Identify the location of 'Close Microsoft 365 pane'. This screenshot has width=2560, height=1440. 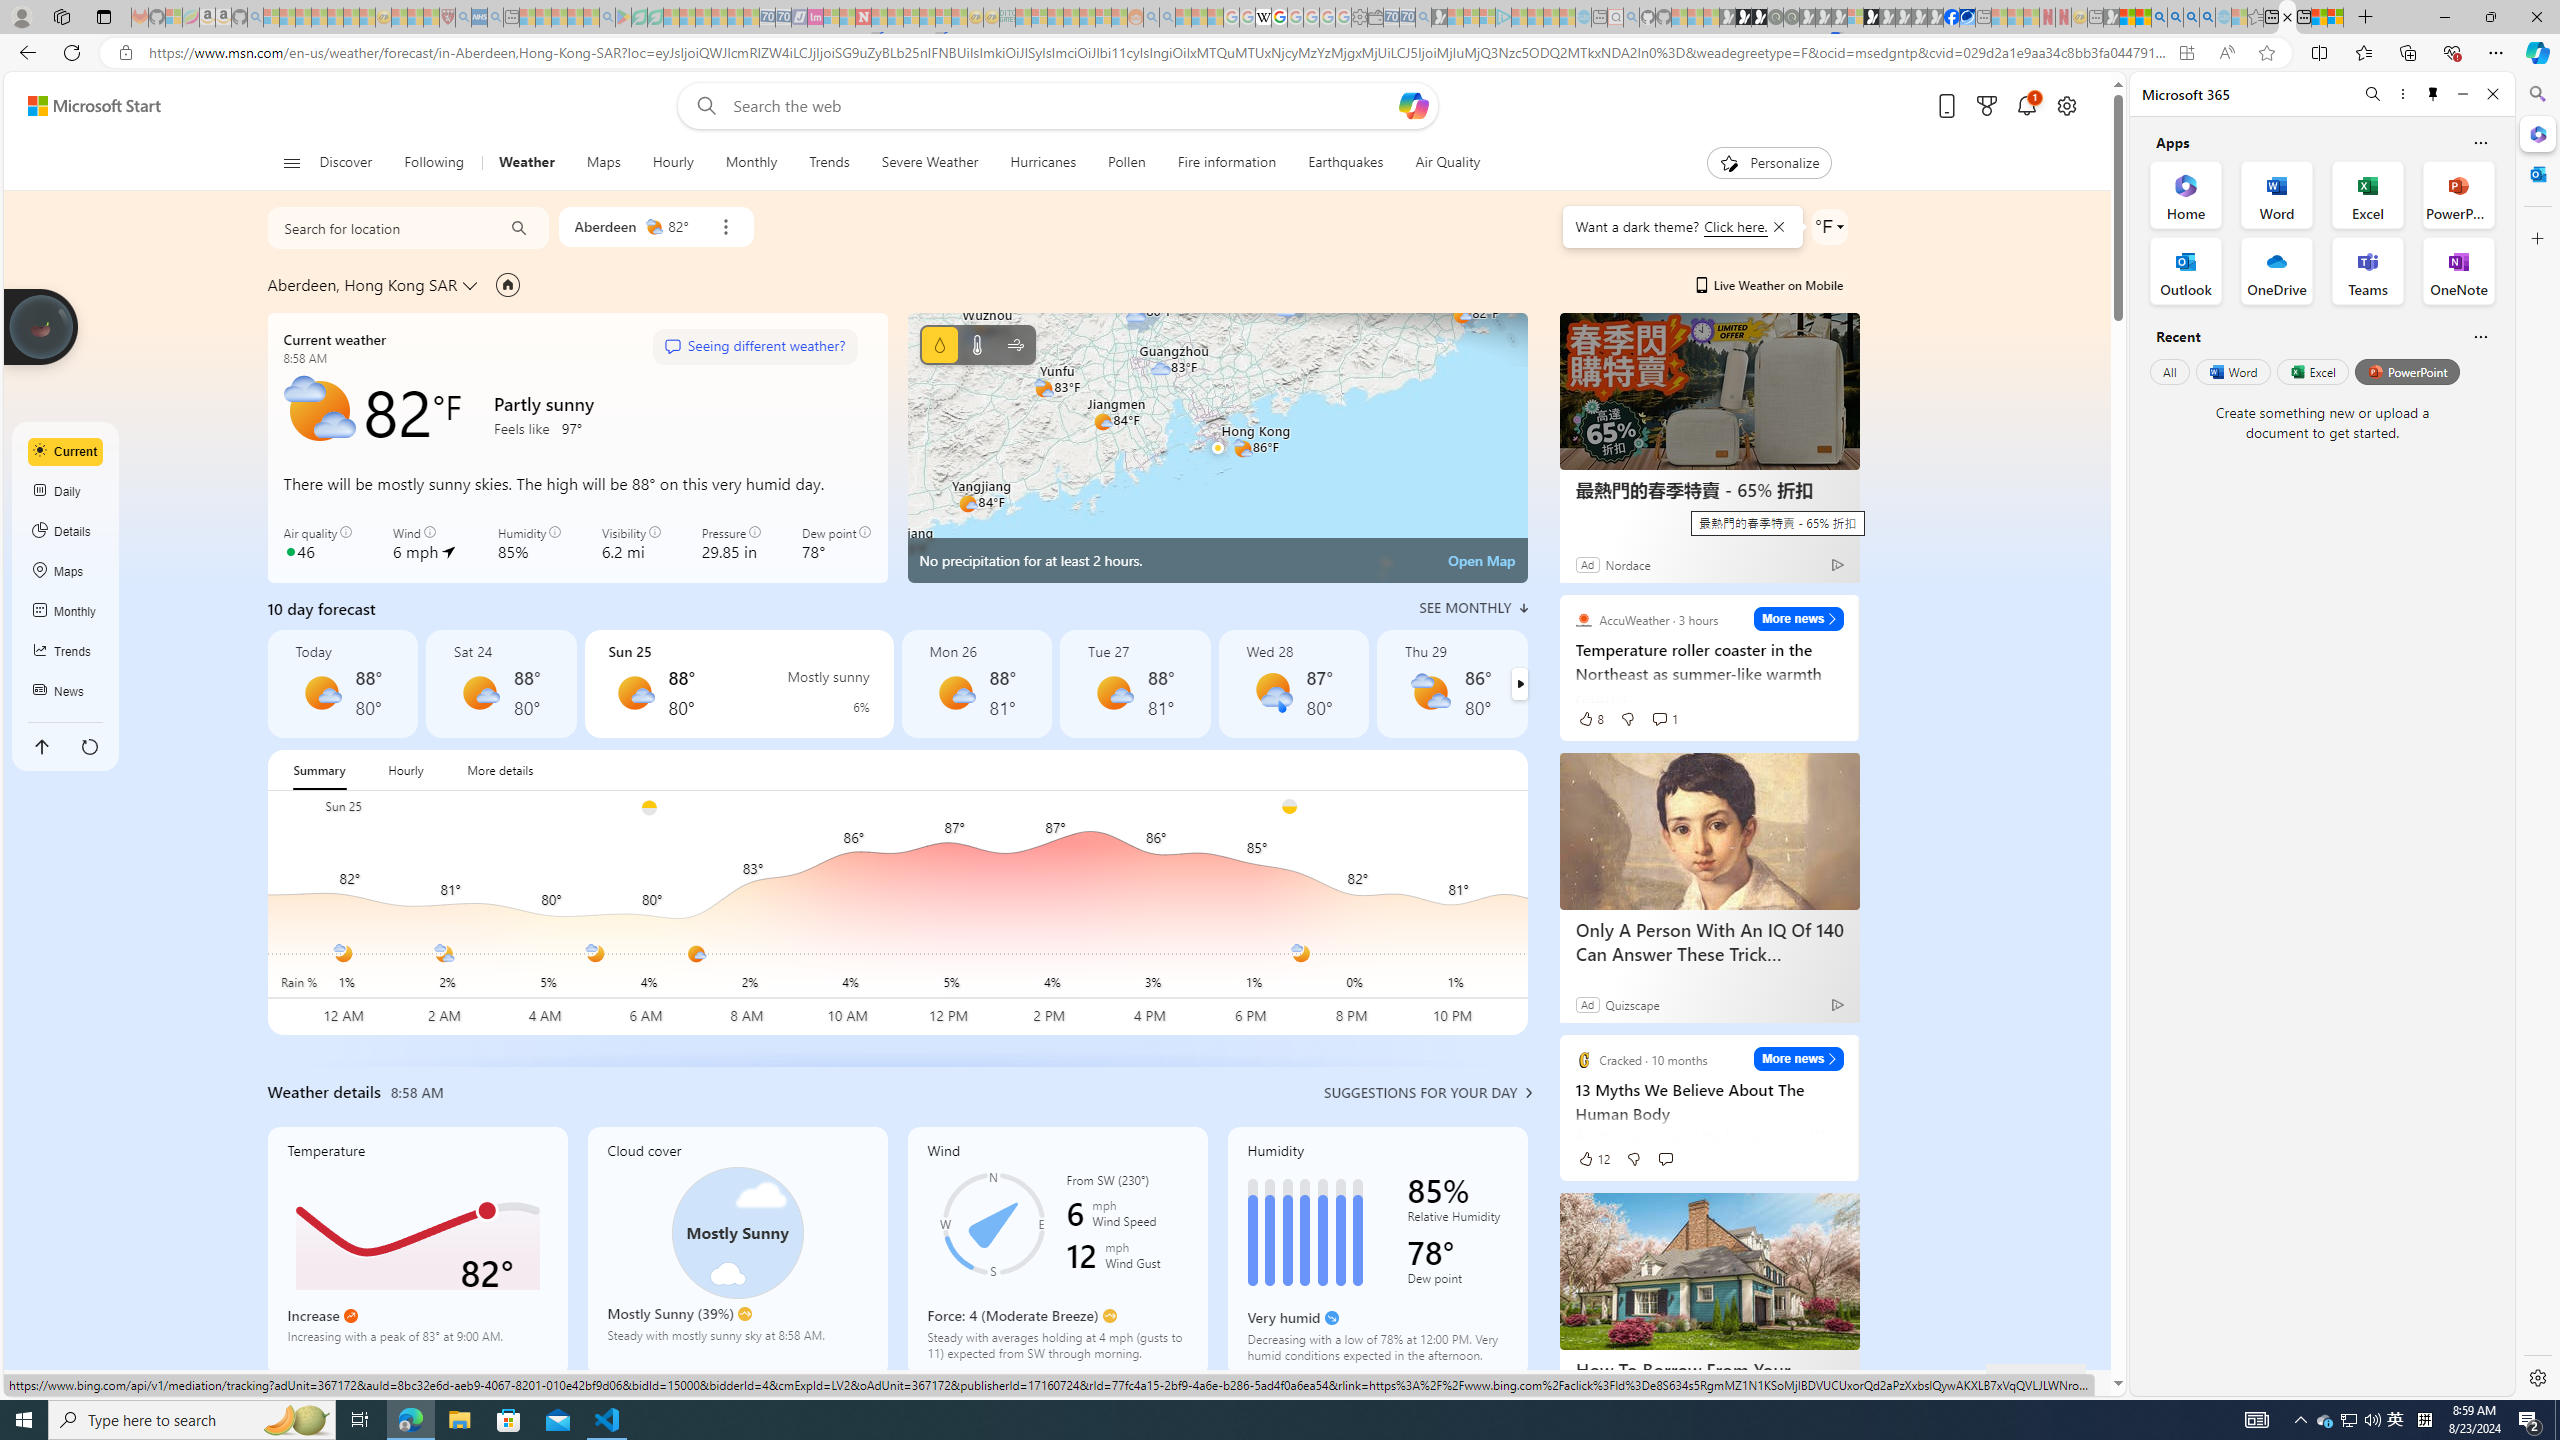
(2535, 134).